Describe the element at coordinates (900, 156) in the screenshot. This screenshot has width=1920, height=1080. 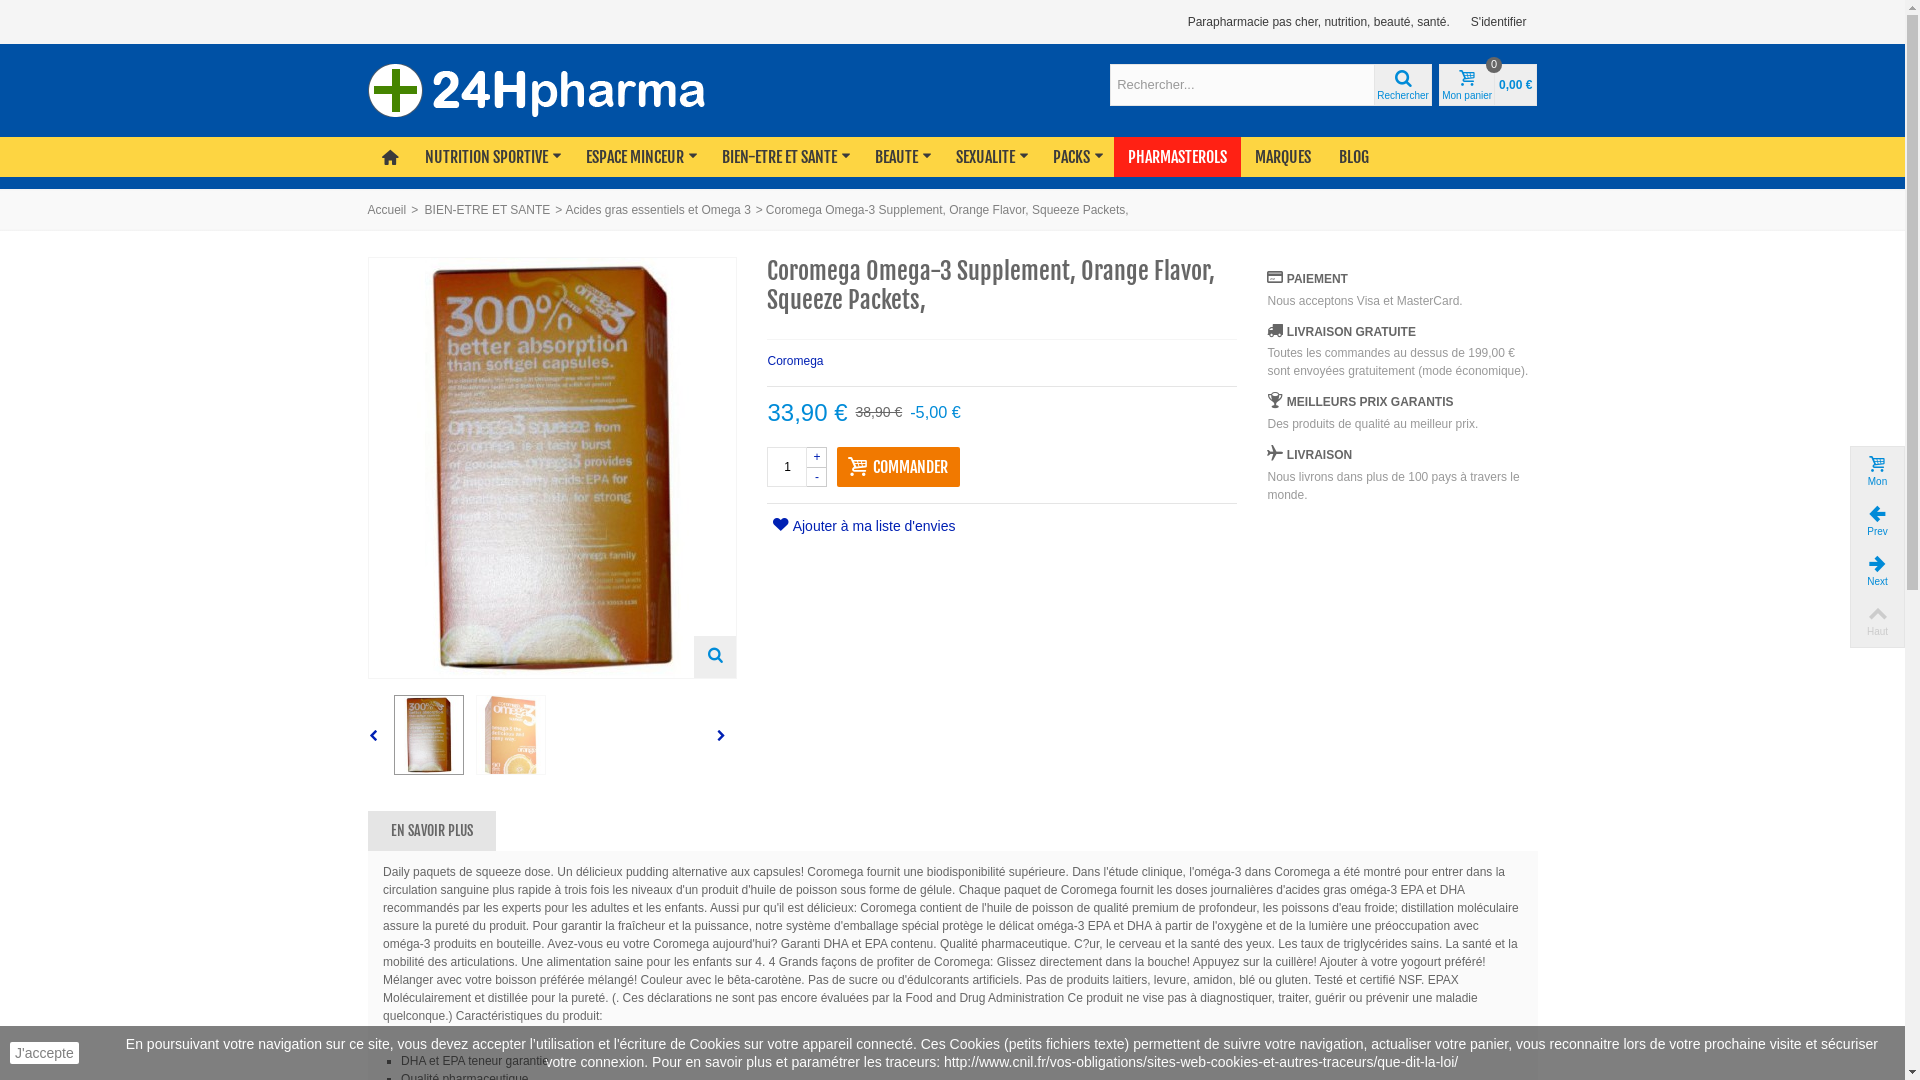
I see `'BEAUTE'` at that location.